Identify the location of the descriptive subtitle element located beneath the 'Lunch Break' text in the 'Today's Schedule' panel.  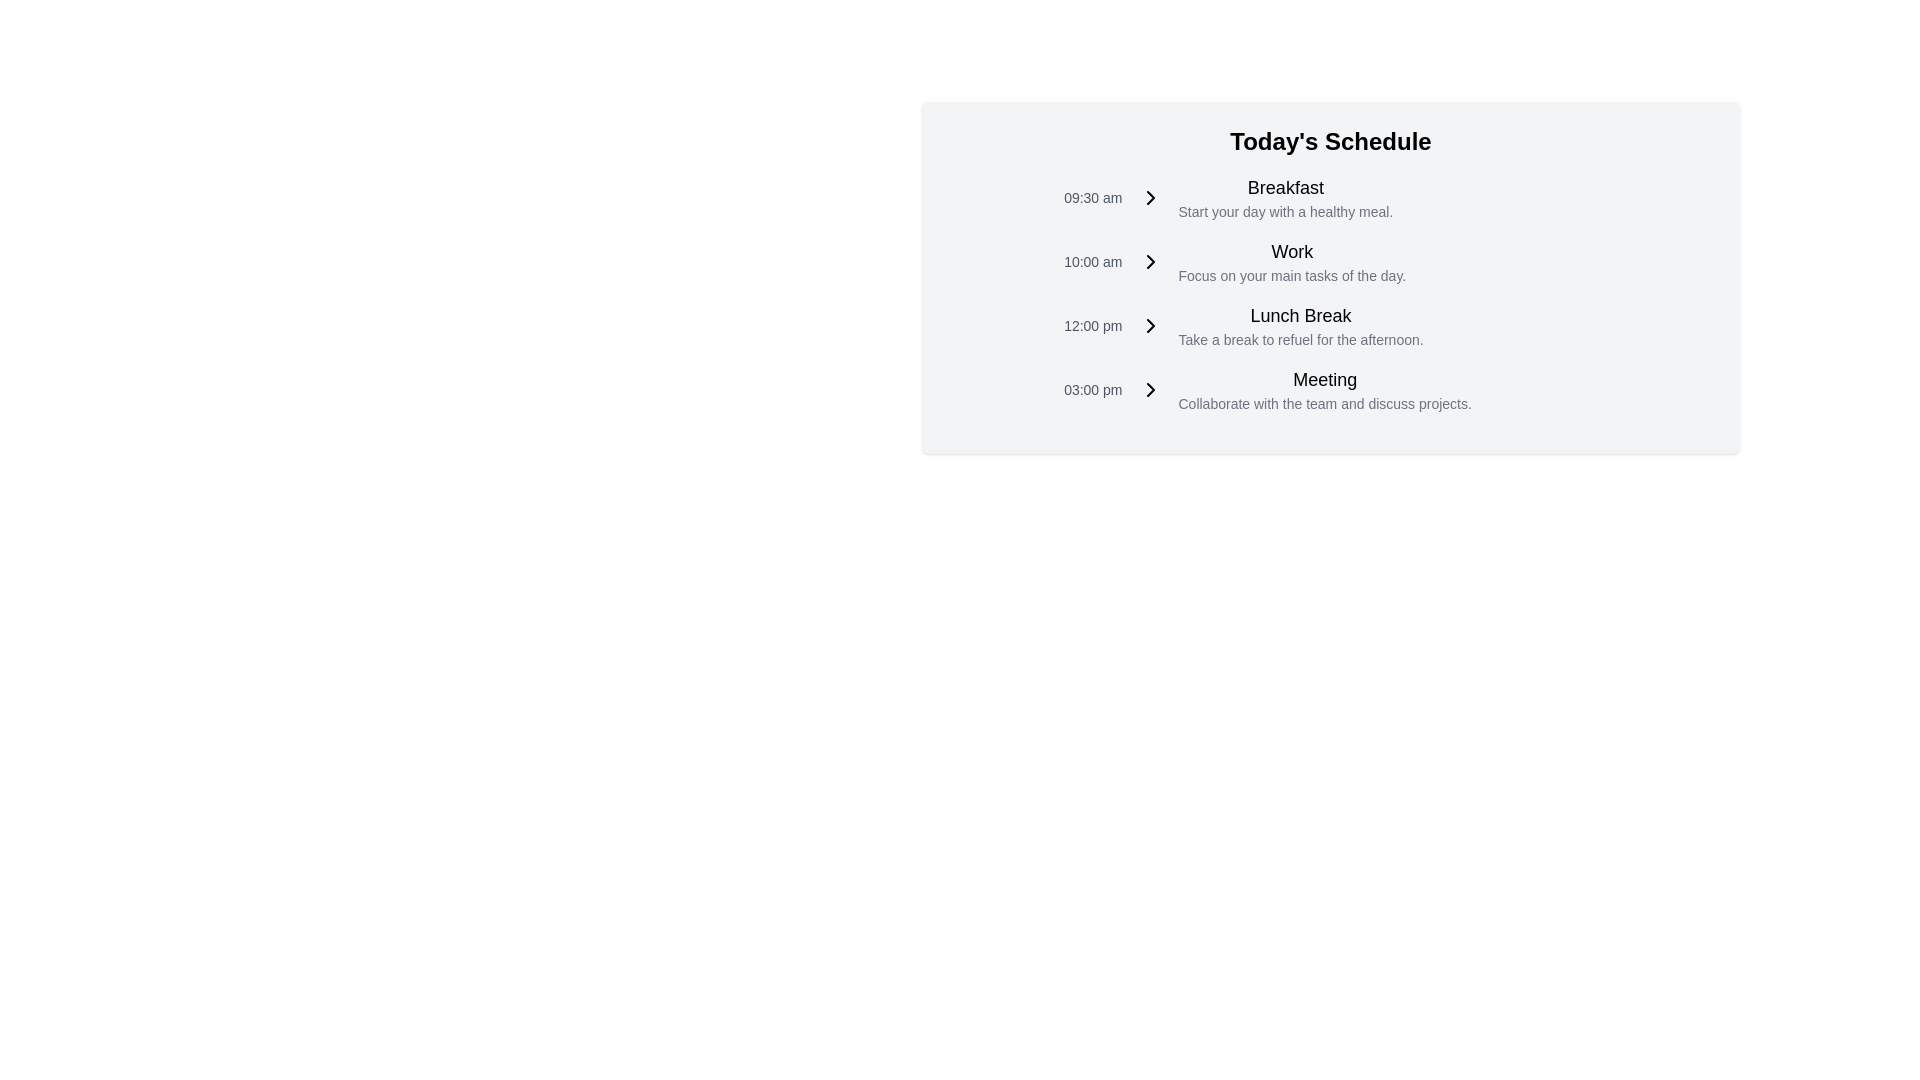
(1300, 338).